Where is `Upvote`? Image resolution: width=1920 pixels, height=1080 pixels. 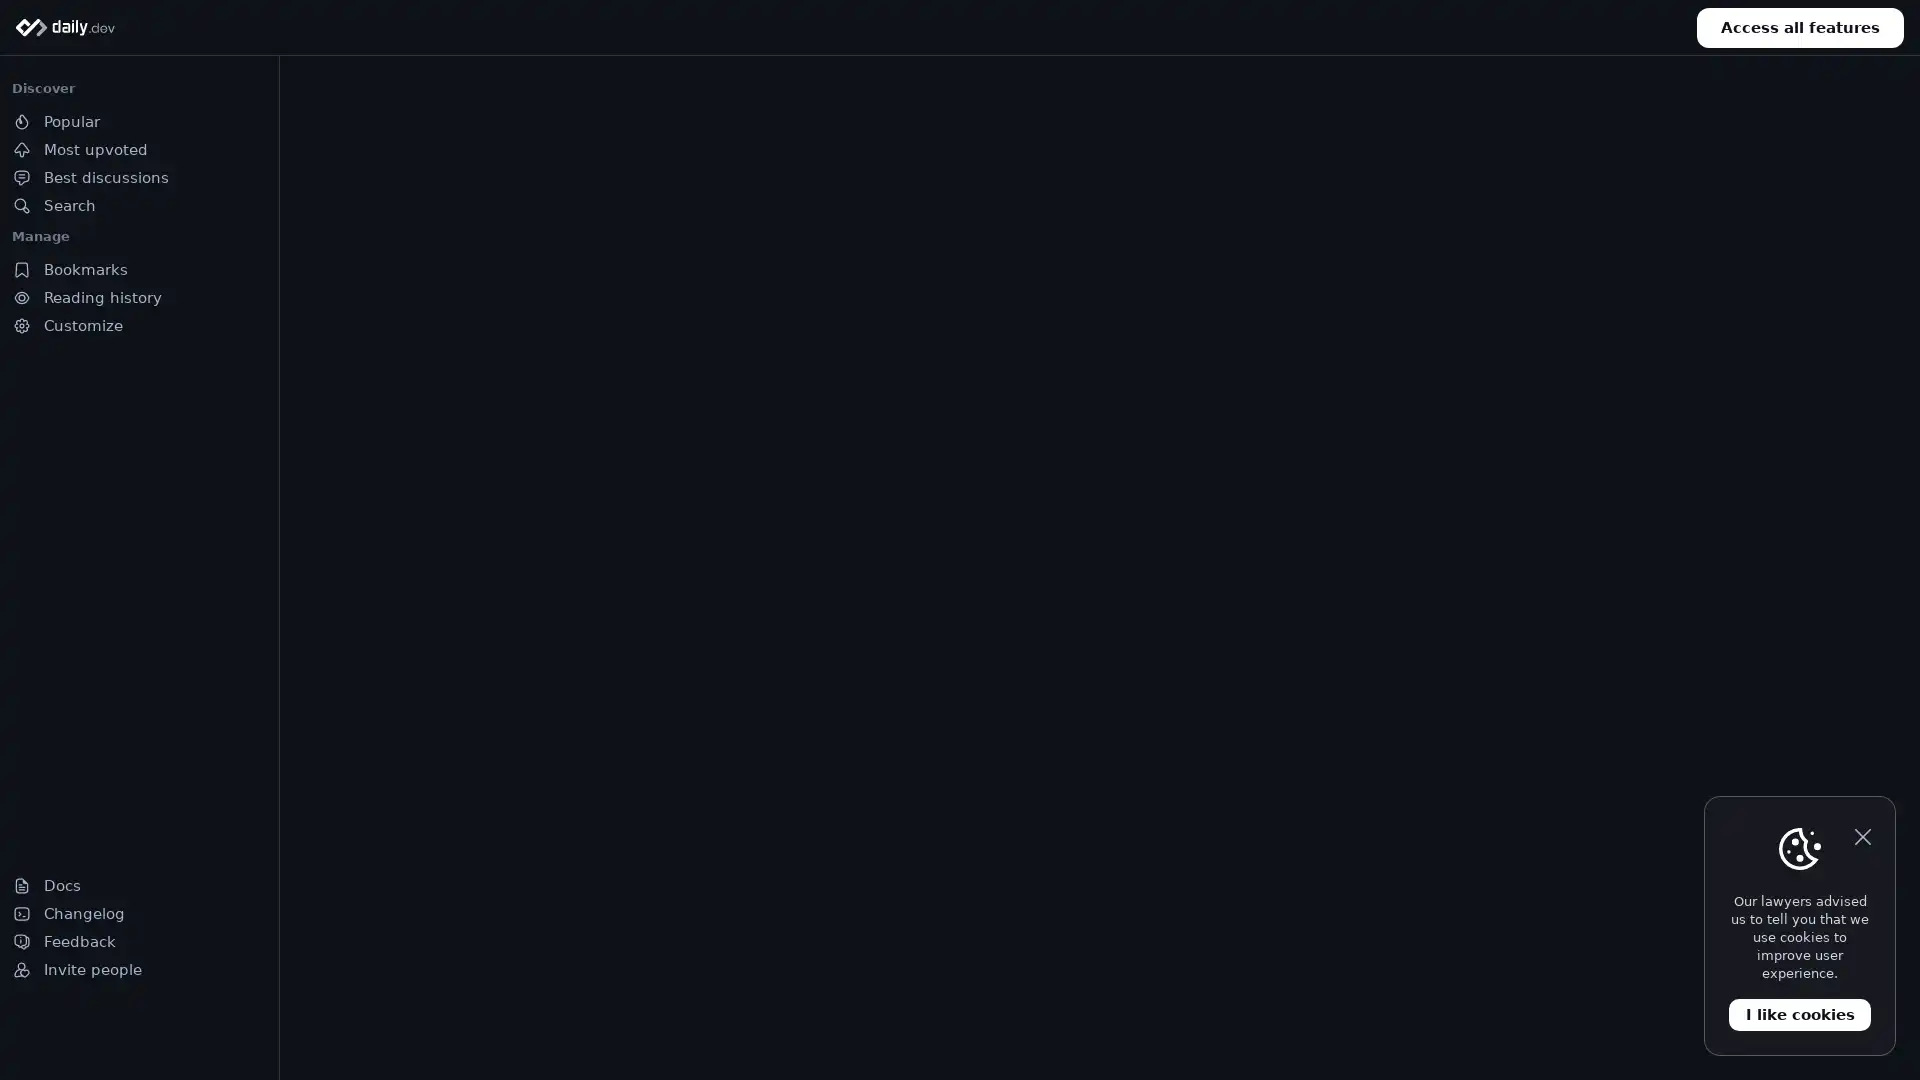 Upvote is located at coordinates (455, 975).